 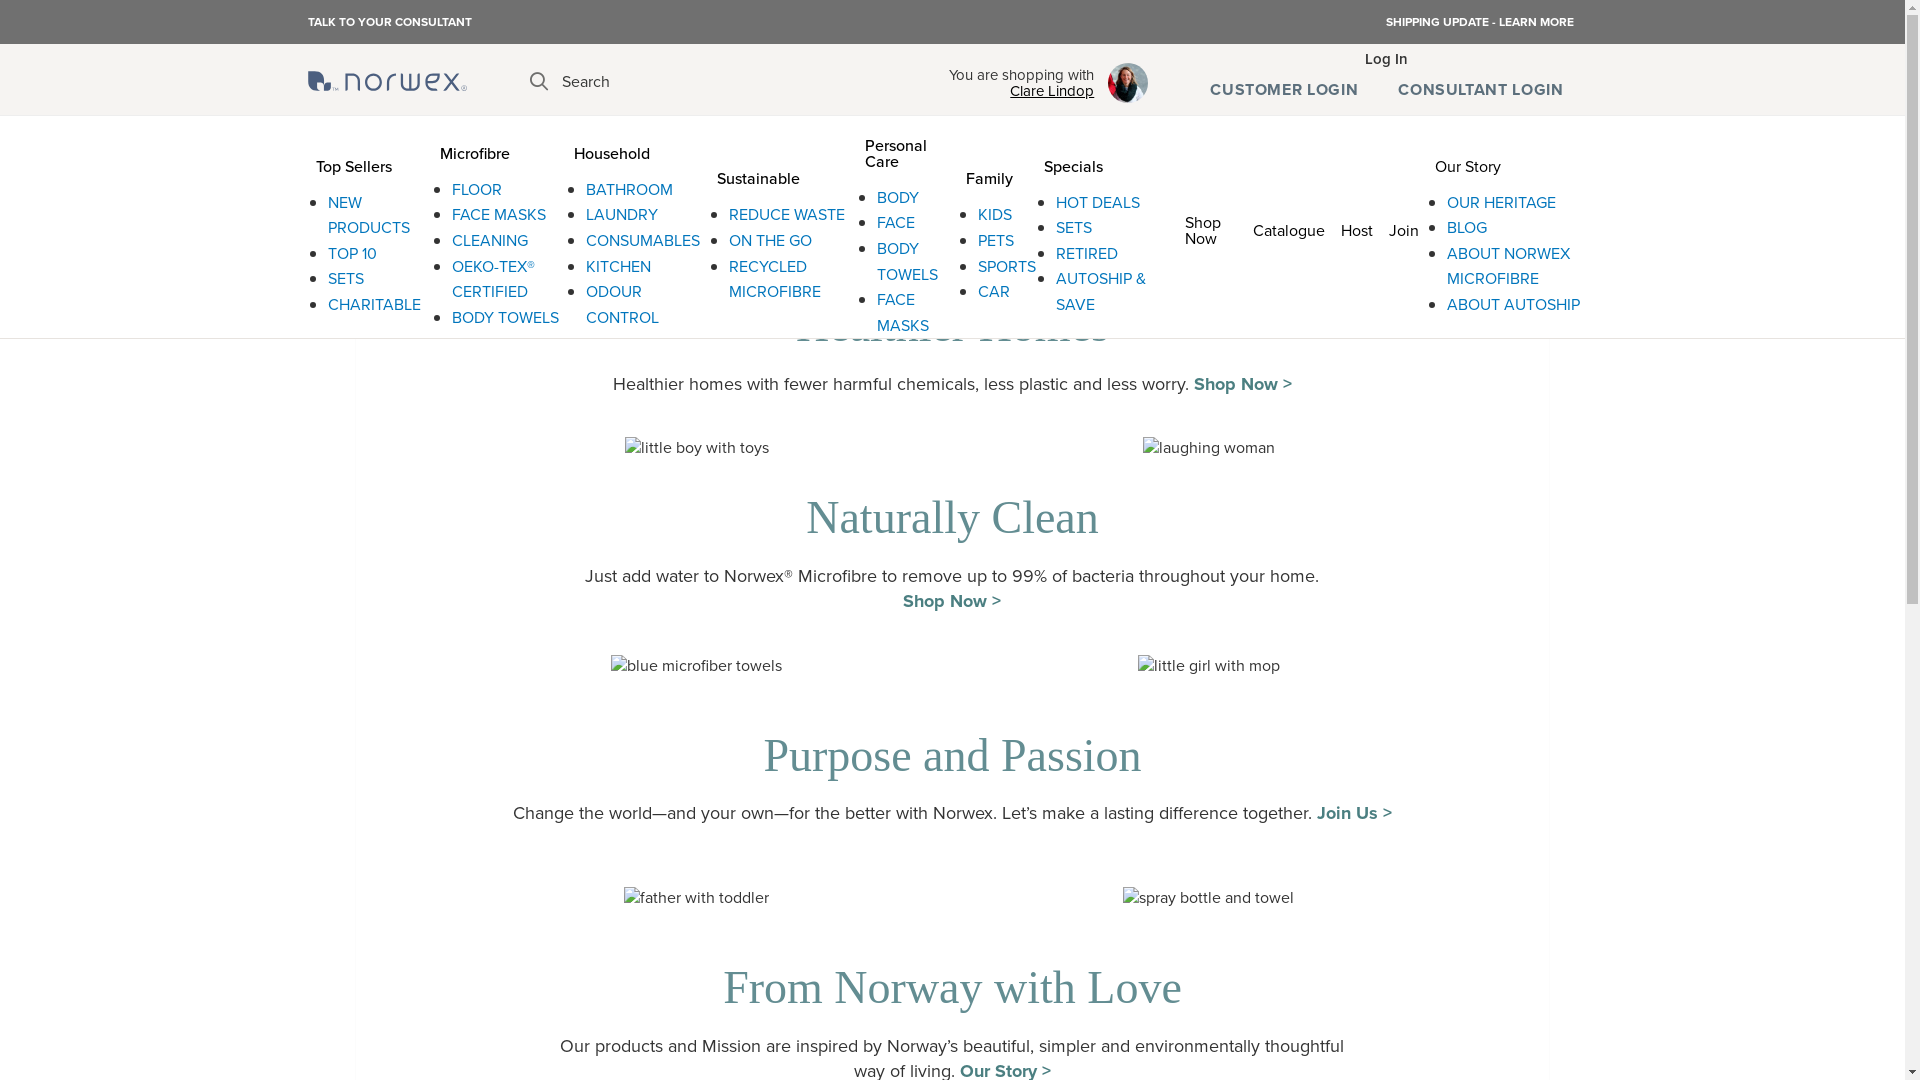 What do you see at coordinates (769, 239) in the screenshot?
I see `'ON THE GO'` at bounding box center [769, 239].